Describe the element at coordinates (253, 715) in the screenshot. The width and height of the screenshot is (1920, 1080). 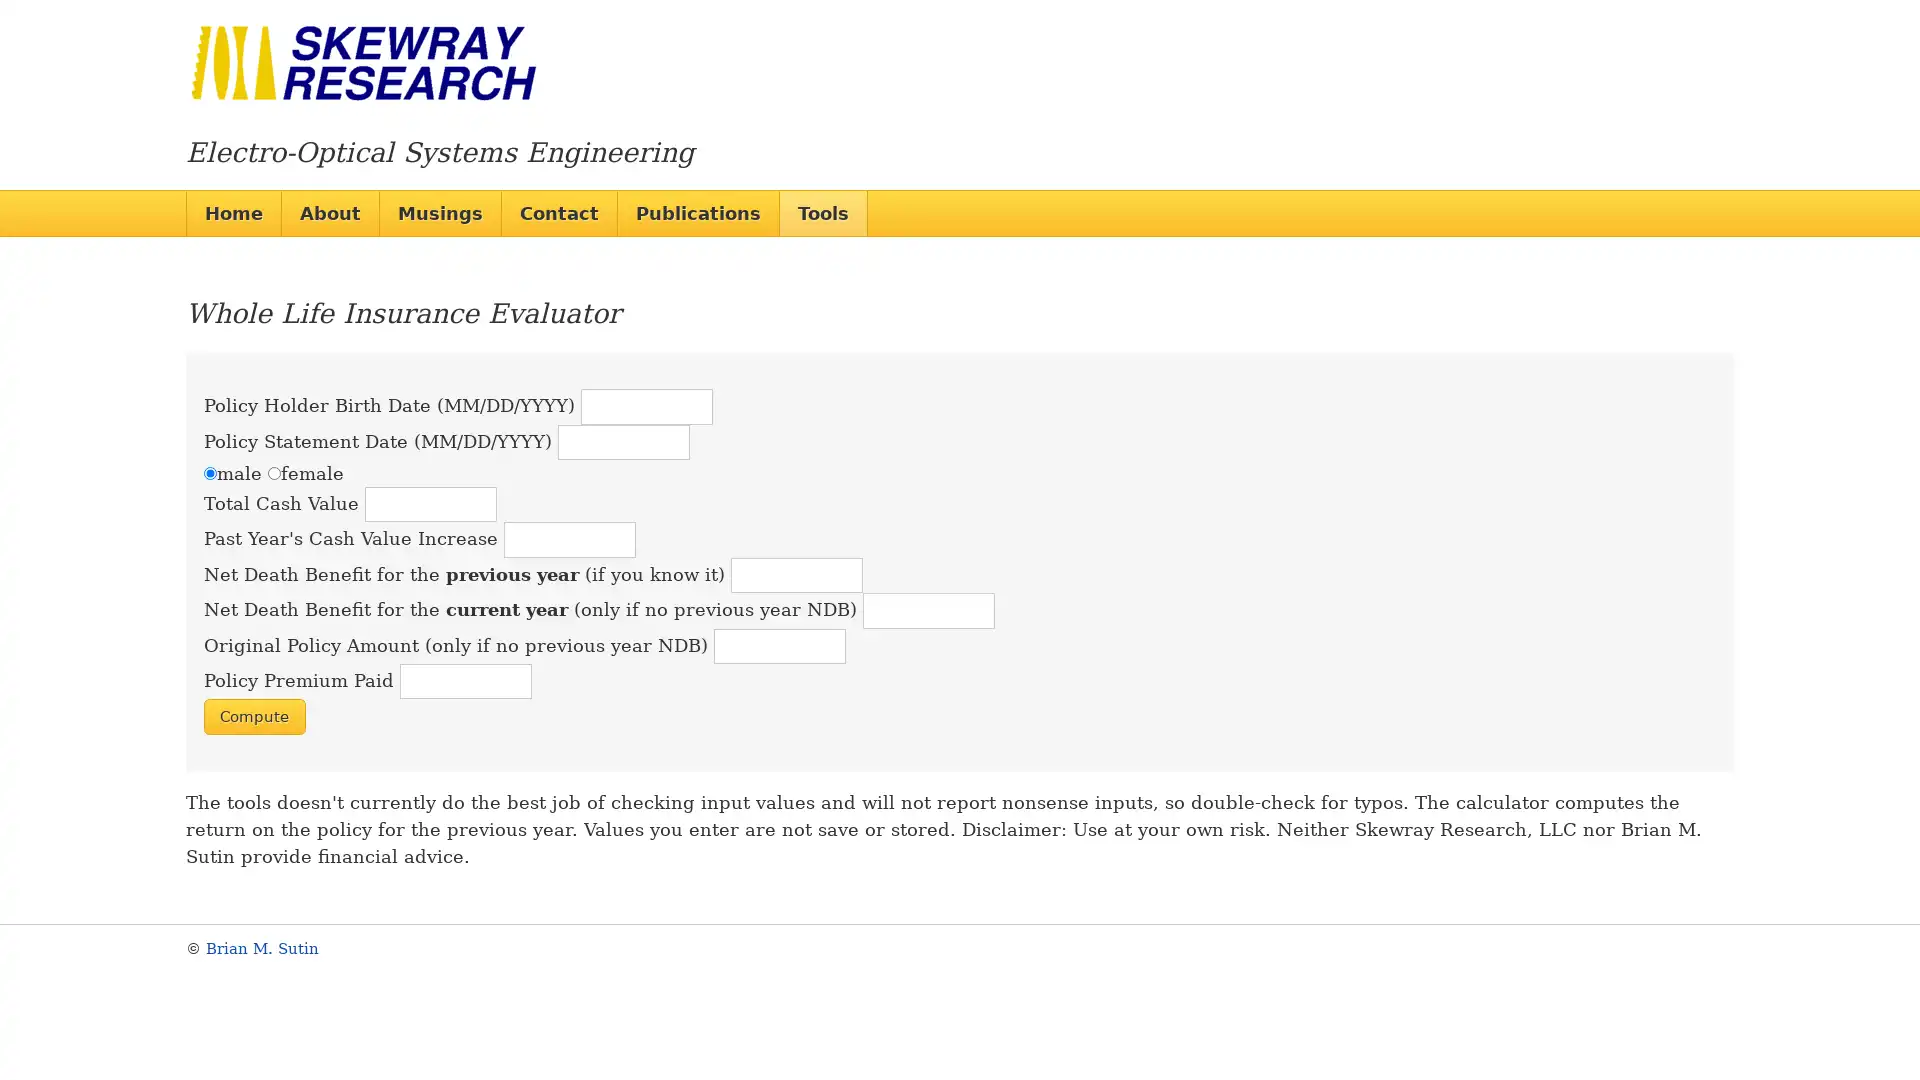
I see `Compute` at that location.